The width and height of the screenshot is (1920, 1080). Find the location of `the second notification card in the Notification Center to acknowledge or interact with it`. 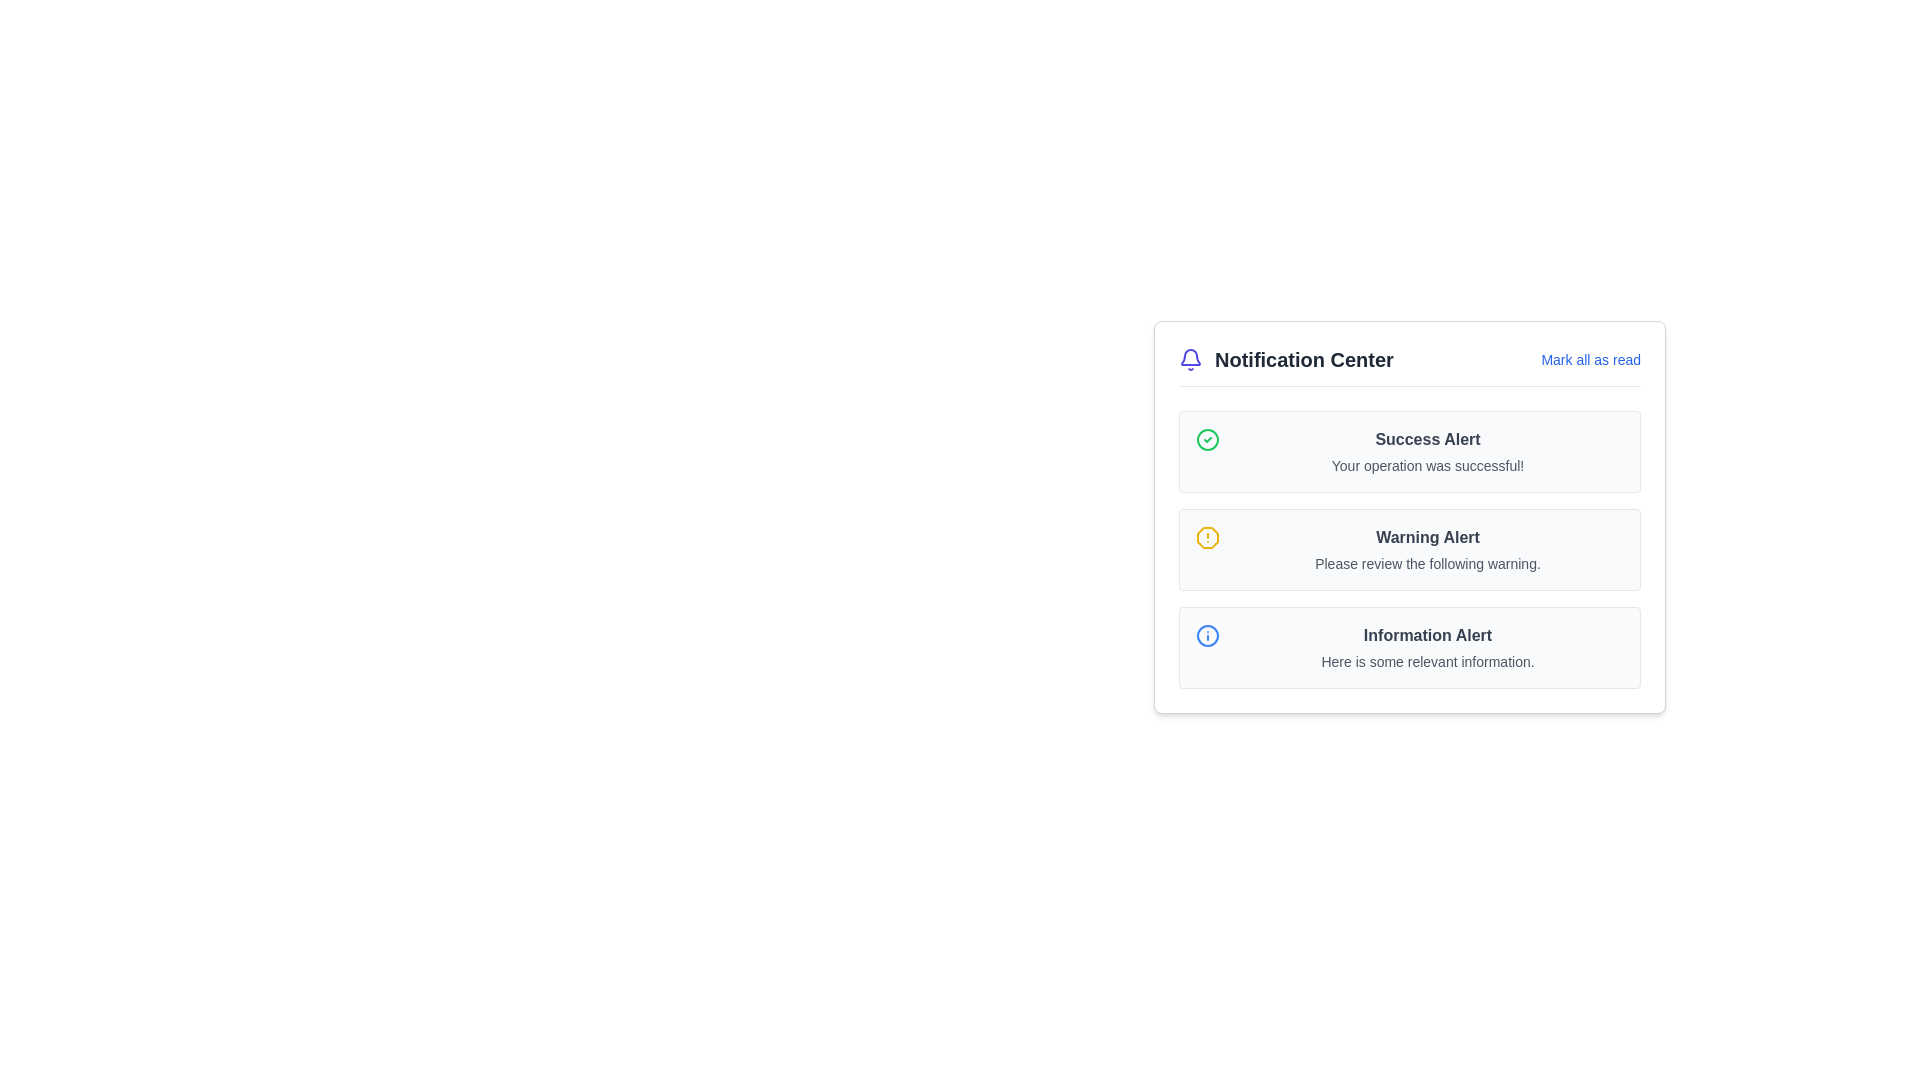

the second notification card in the Notification Center to acknowledge or interact with it is located at coordinates (1409, 515).